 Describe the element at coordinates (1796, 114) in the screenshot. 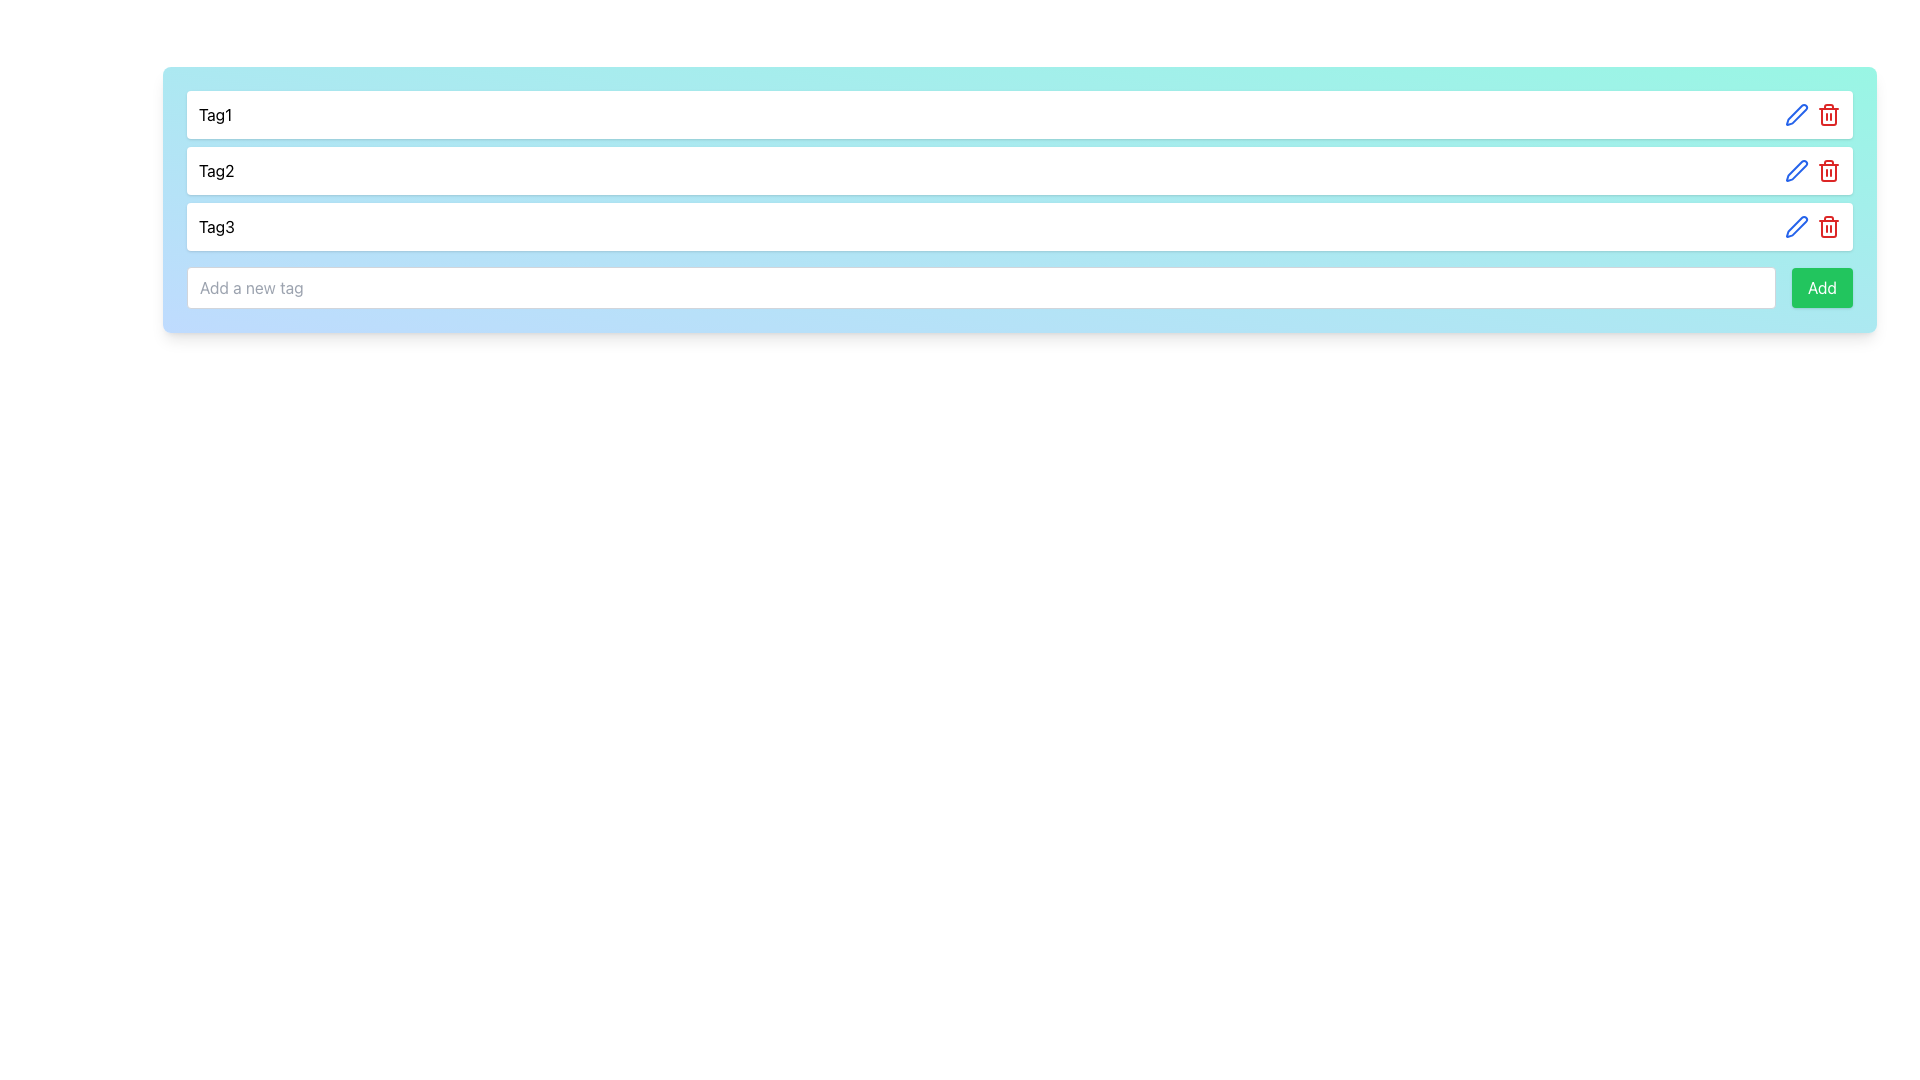

I see `the icon button located to the far right of the 'Tag2' text entry field` at that location.